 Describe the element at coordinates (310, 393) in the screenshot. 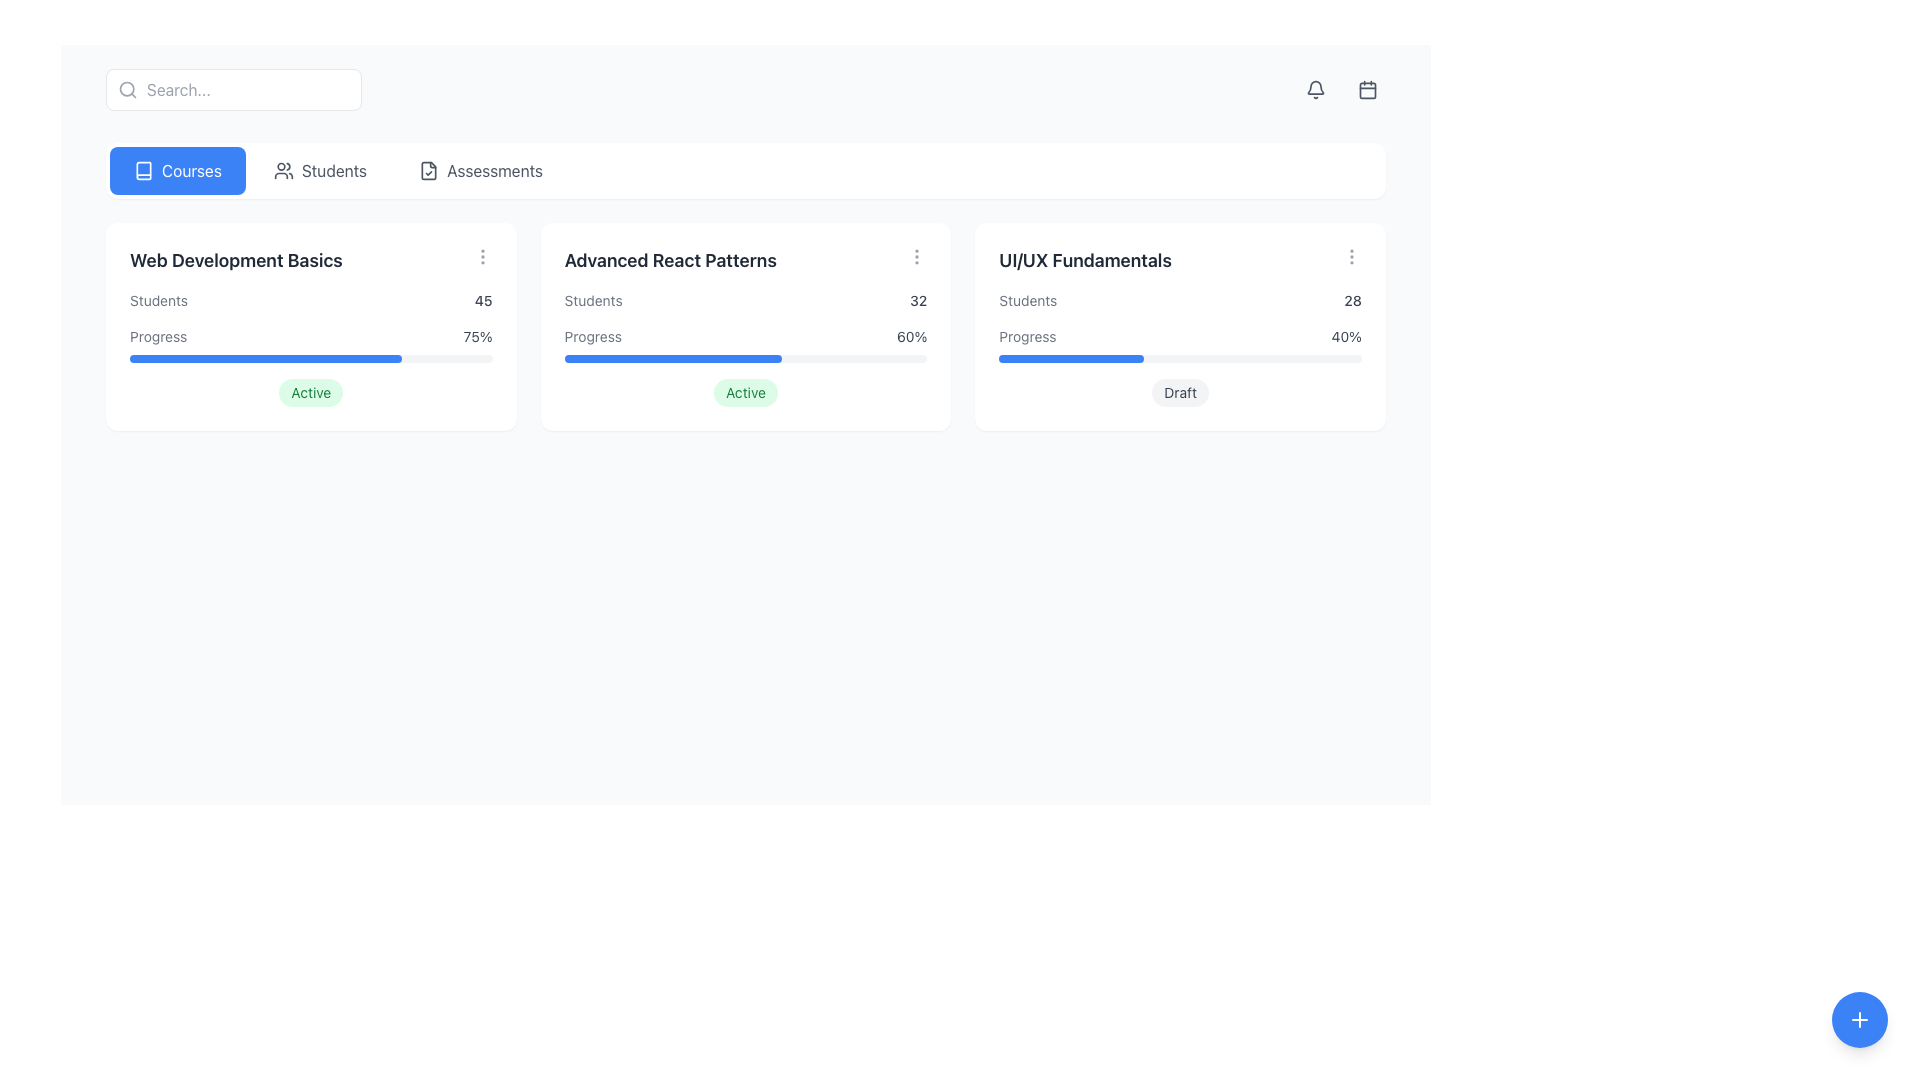

I see `the rounded pill-shaped label with a light green background and the text 'Active', located in the bottom section of the 'Web Development Basics' card` at that location.